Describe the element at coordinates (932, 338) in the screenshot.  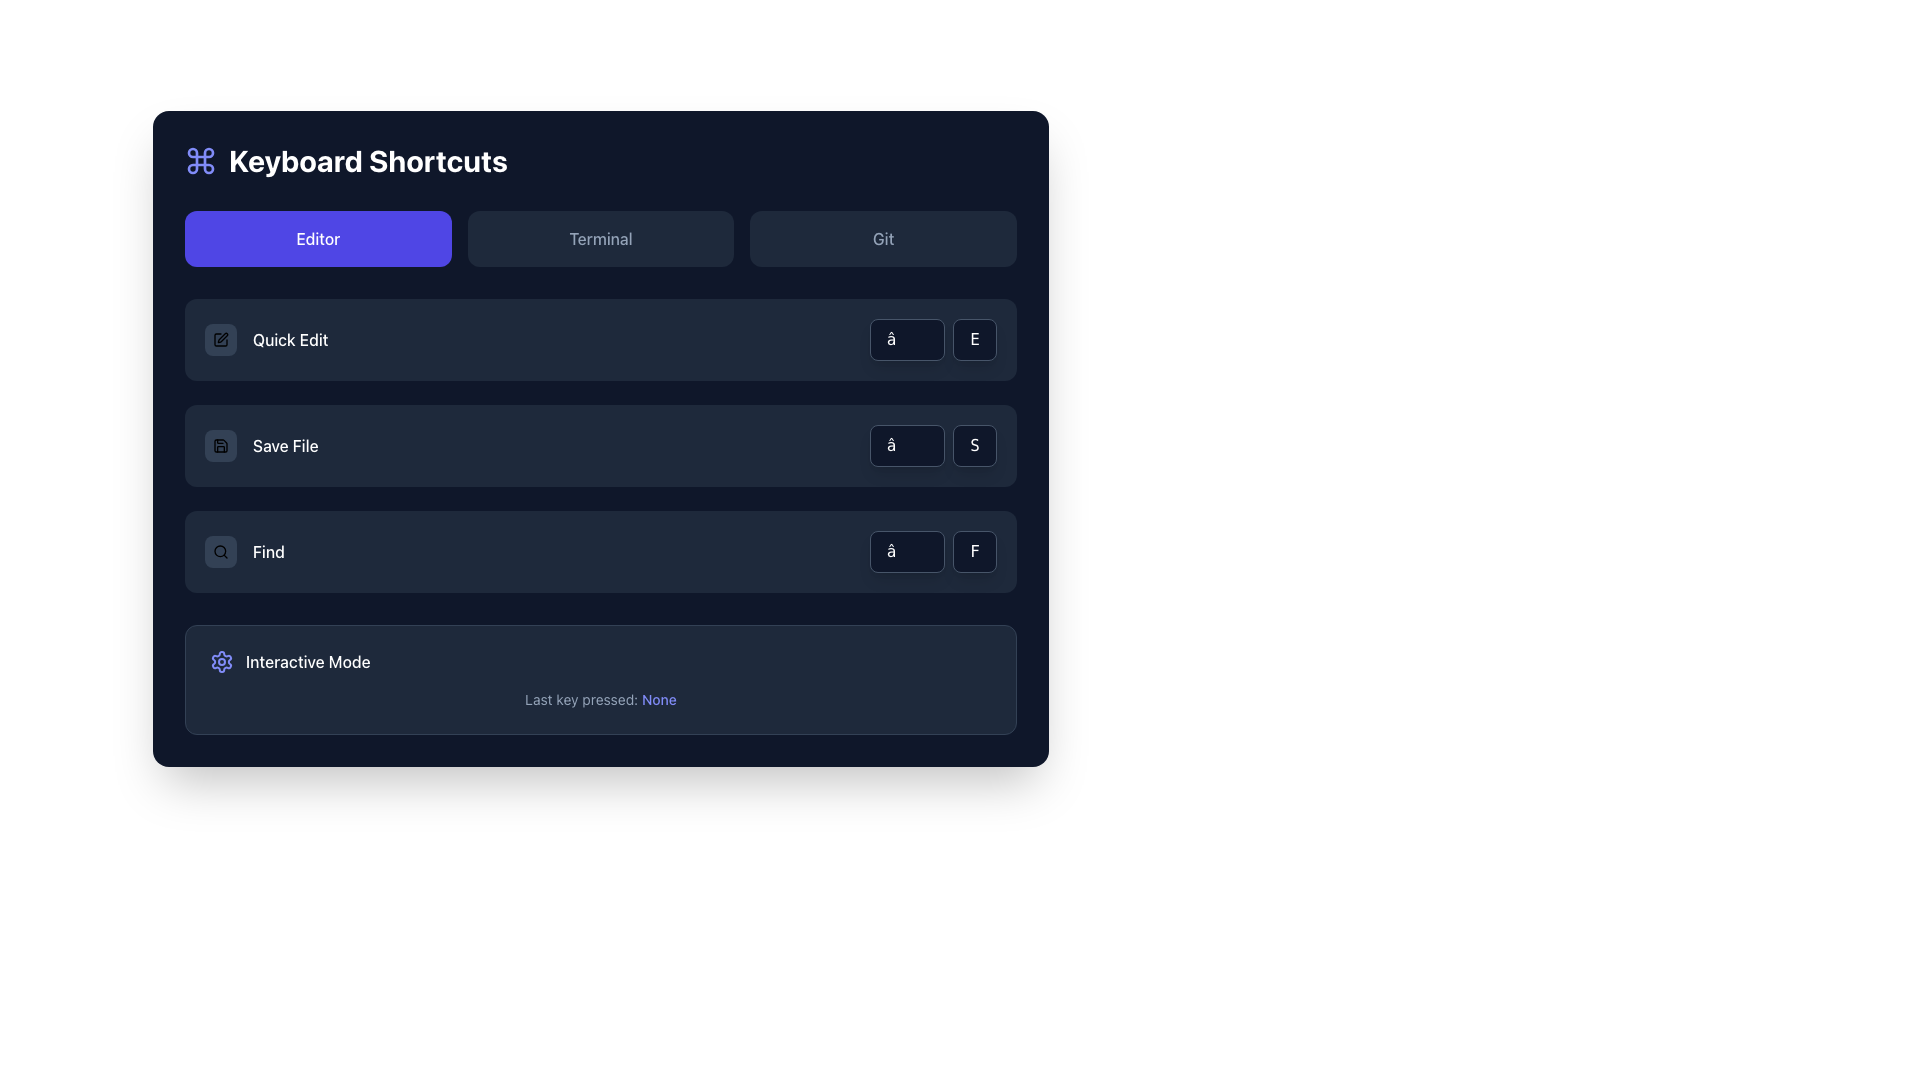
I see `the keyboard shortcut indicated` at that location.